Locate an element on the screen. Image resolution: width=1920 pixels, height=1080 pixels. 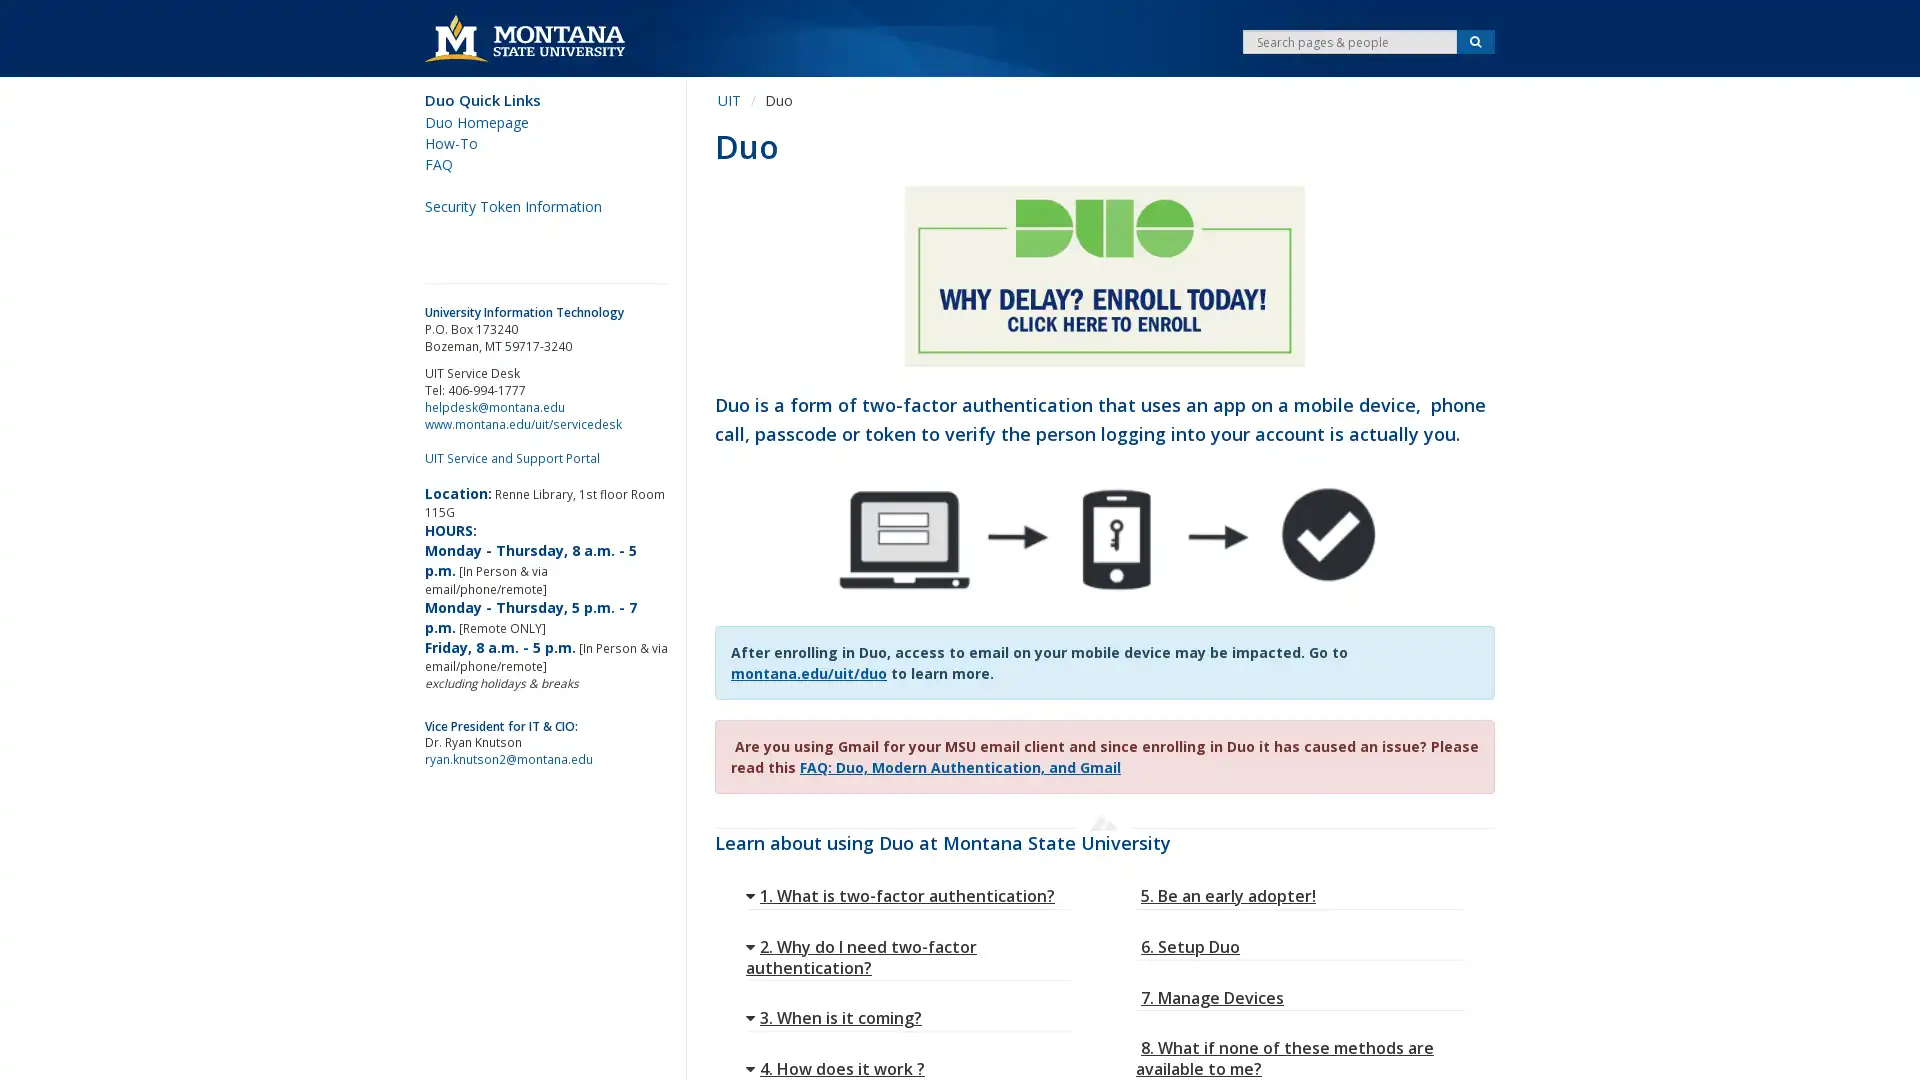
Search is located at coordinates (1475, 42).